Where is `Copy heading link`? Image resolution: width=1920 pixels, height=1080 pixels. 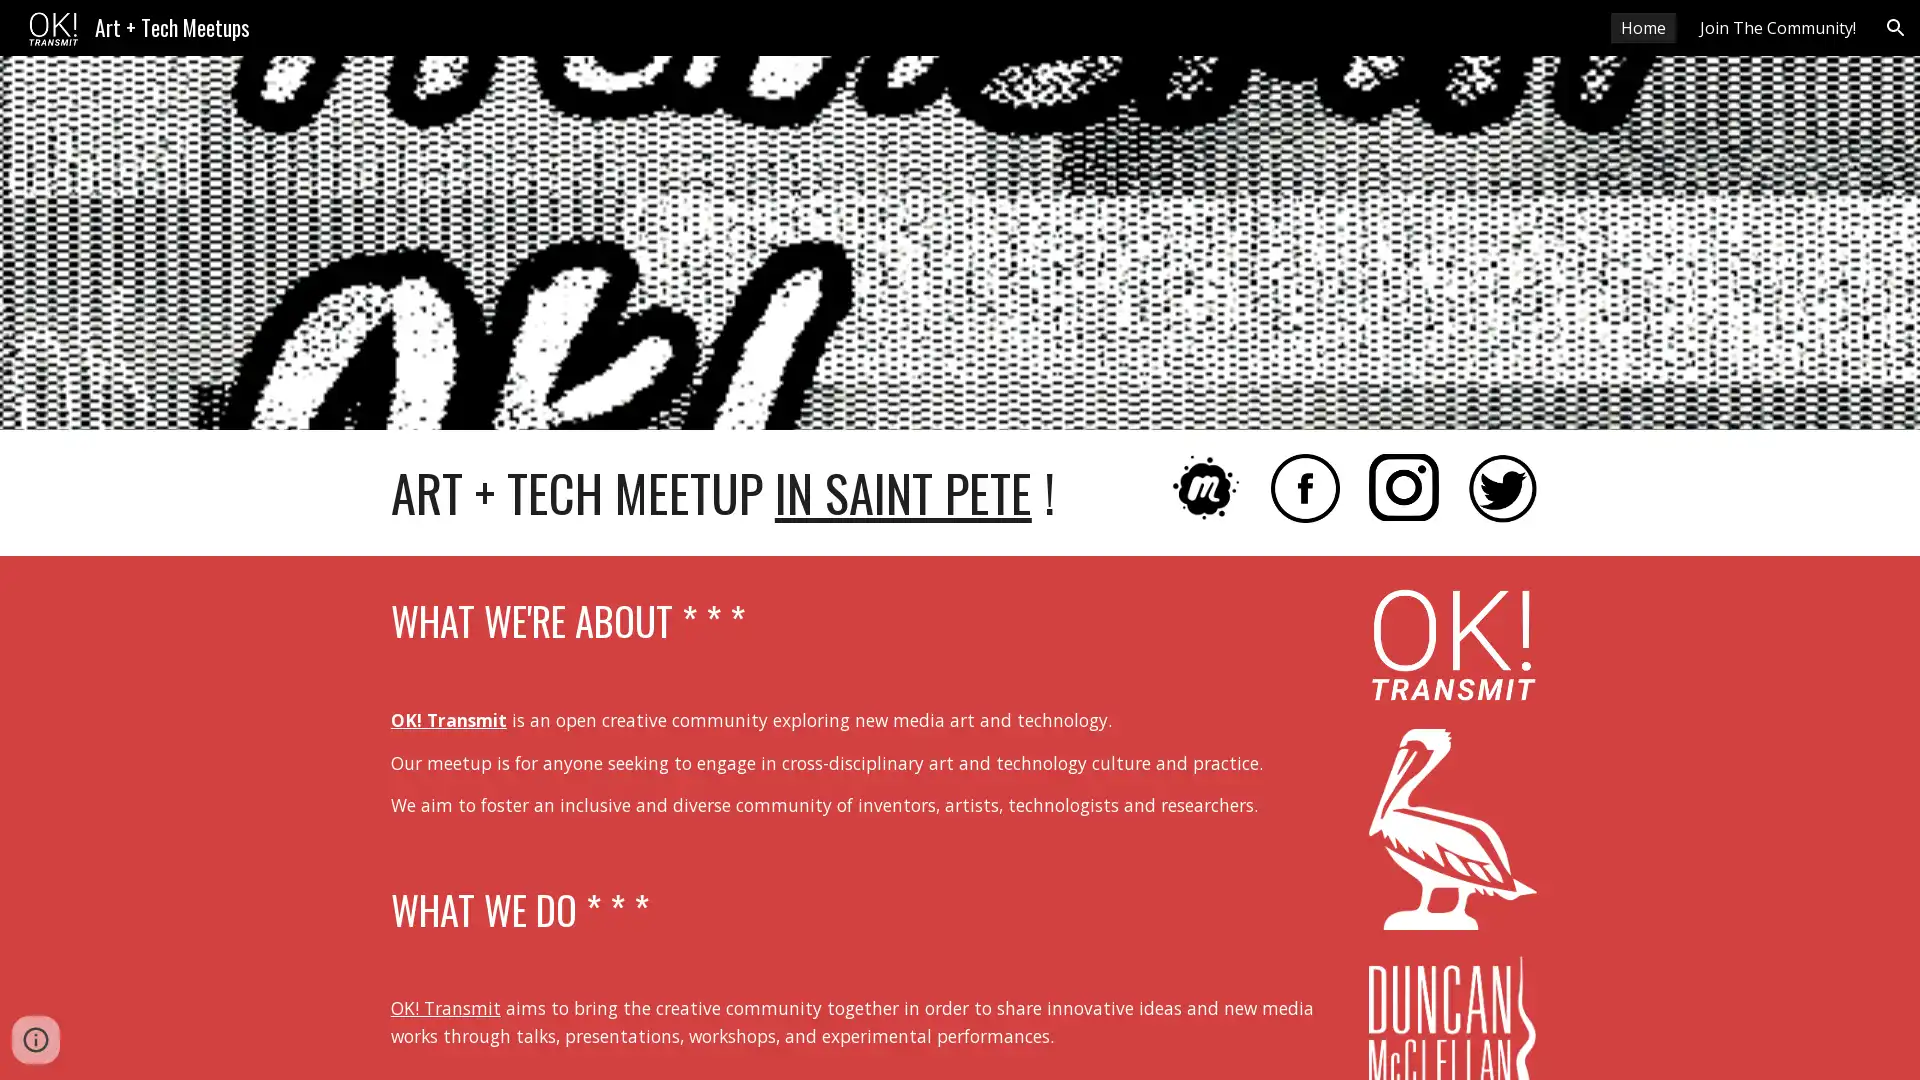 Copy heading link is located at coordinates (671, 910).